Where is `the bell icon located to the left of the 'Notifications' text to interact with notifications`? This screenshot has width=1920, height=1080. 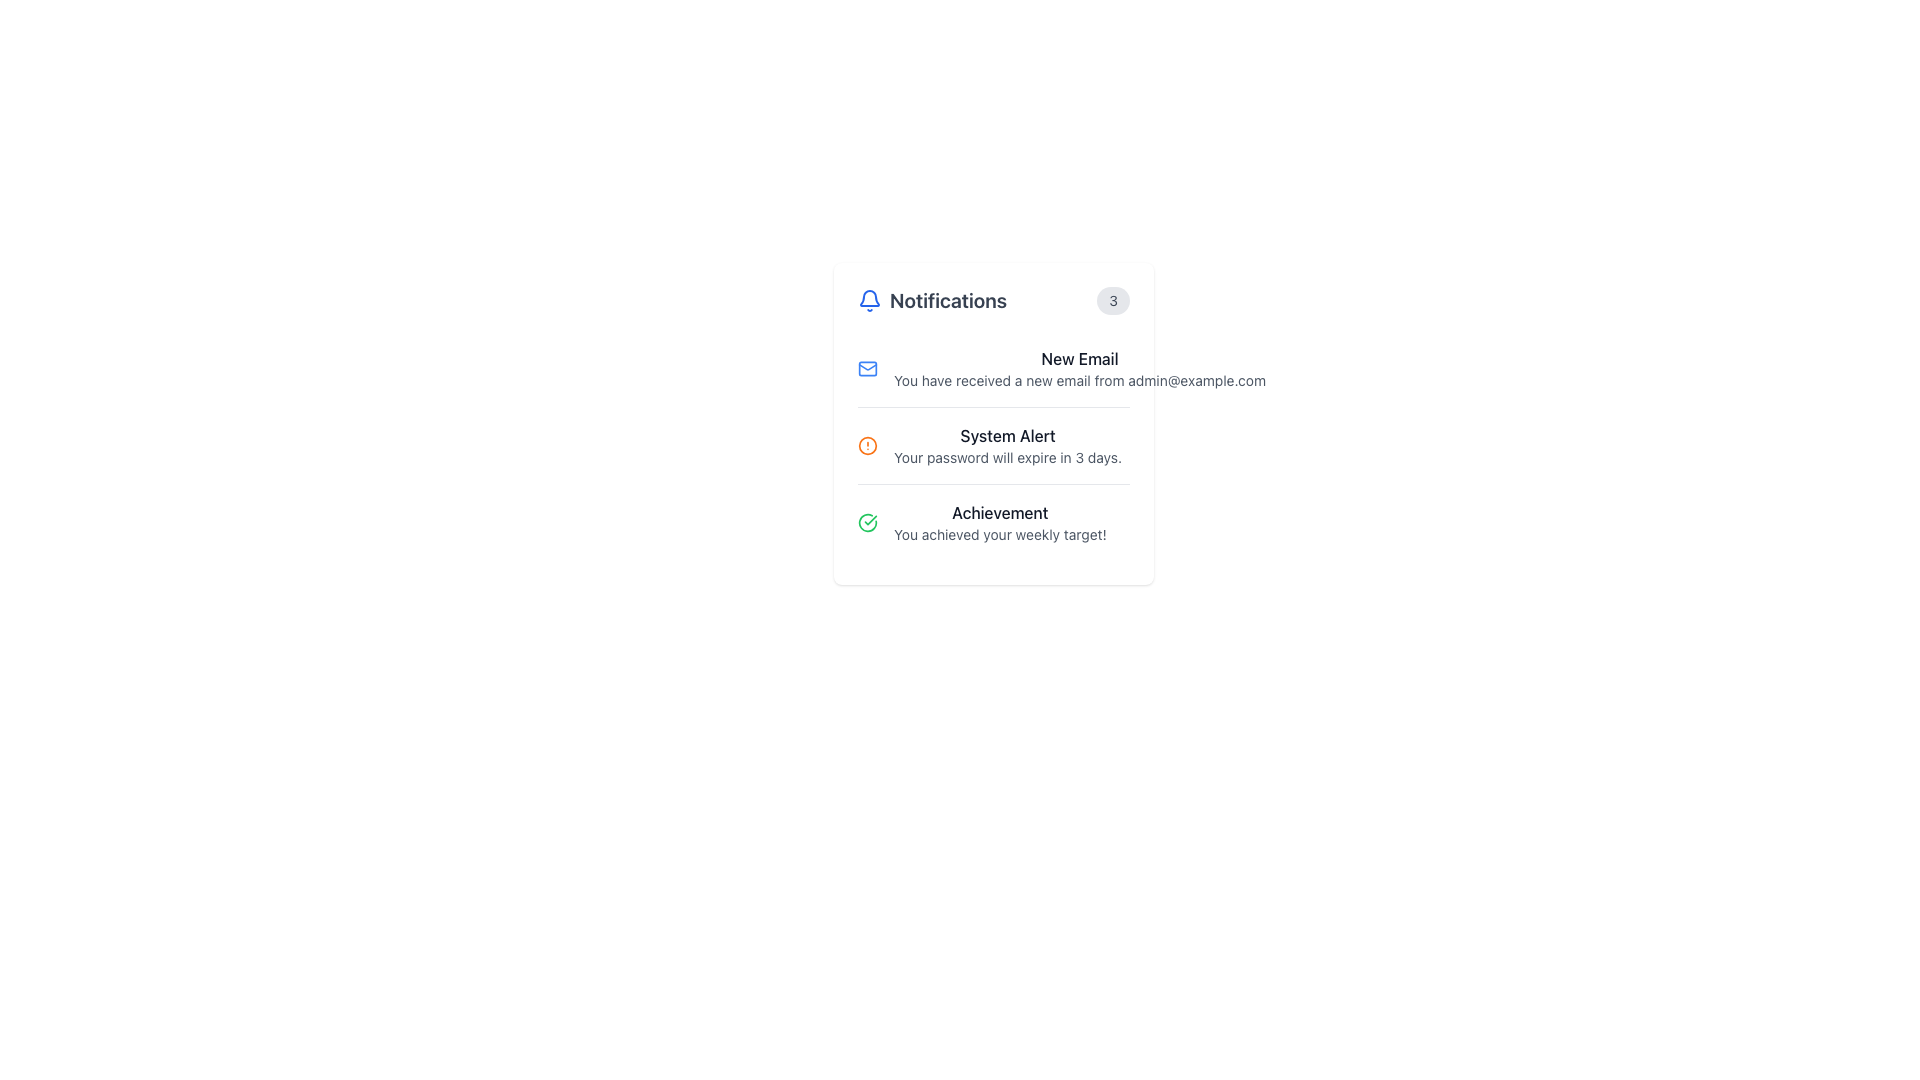
the bell icon located to the left of the 'Notifications' text to interact with notifications is located at coordinates (869, 300).